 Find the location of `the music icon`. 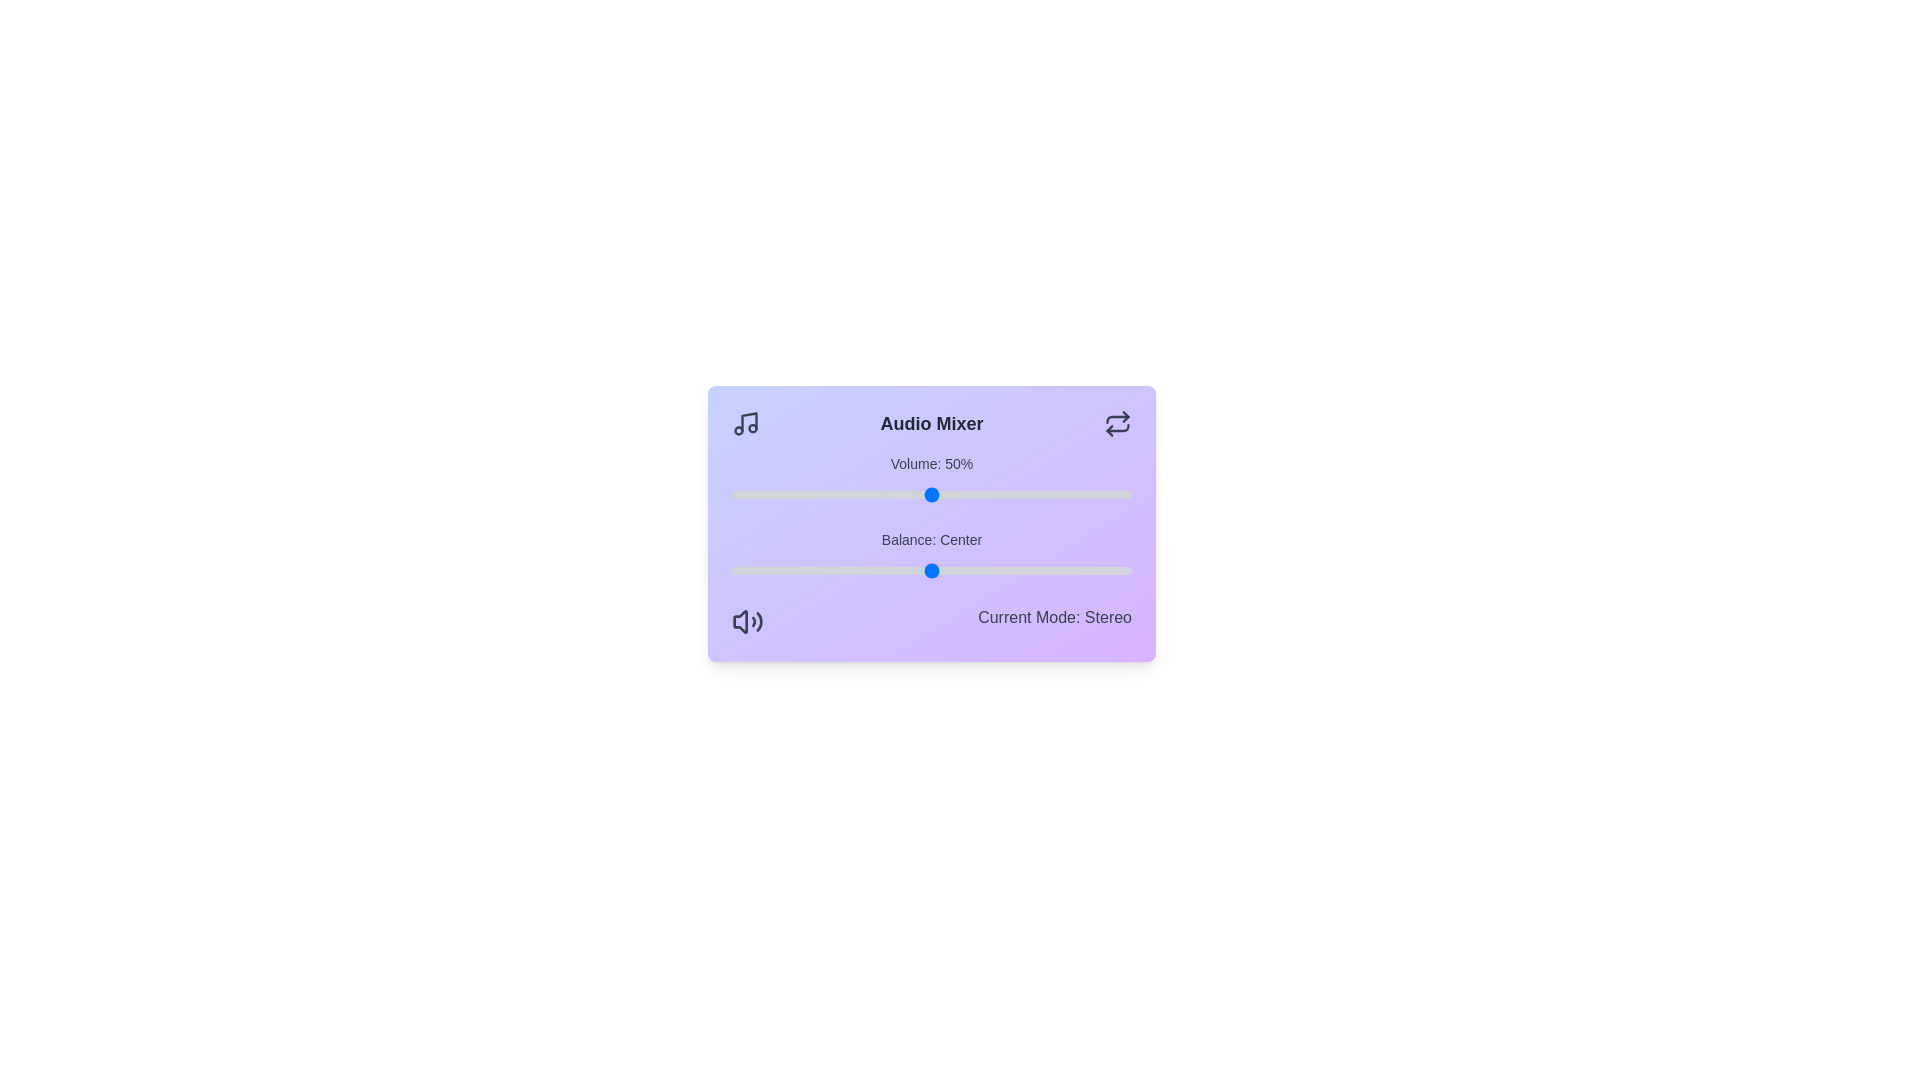

the music icon is located at coordinates (744, 423).